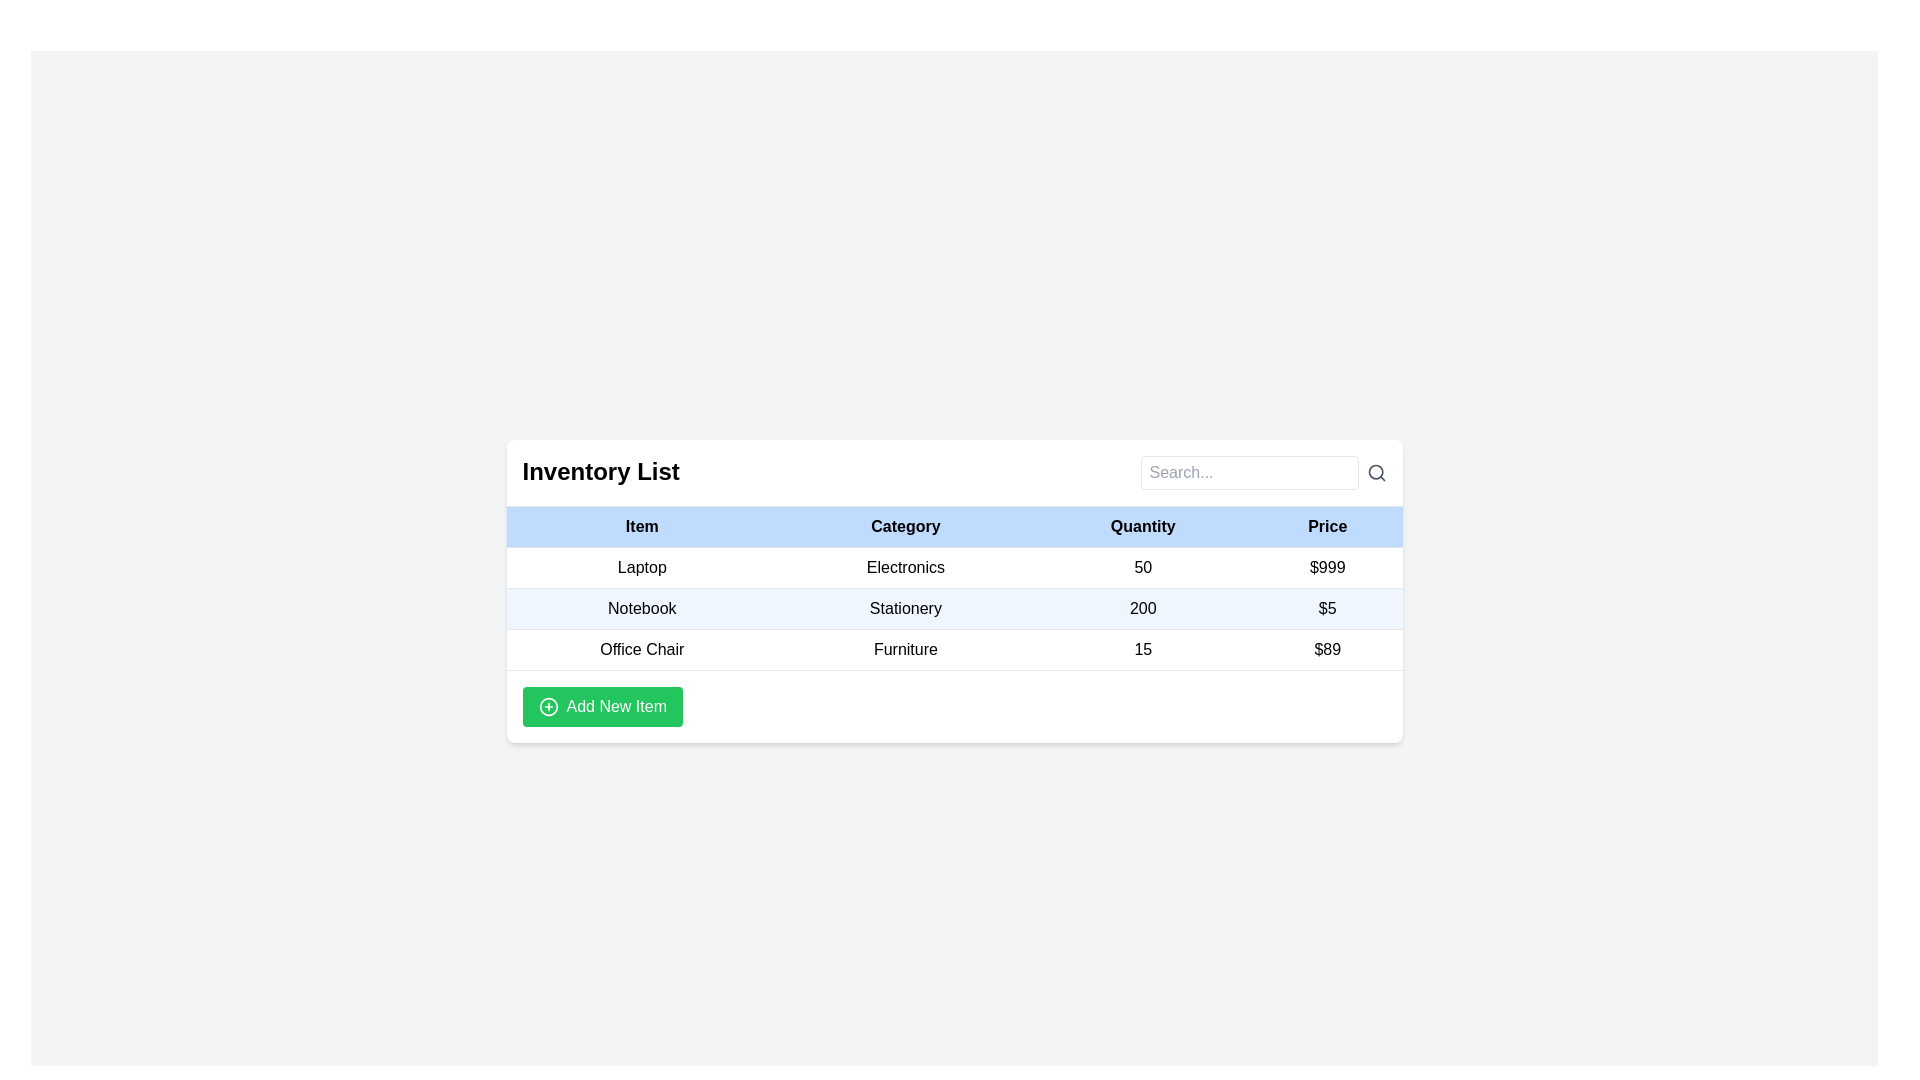 The width and height of the screenshot is (1920, 1080). I want to click on text content of the 'Electronics' label, which is a black text on a white background, located in the second column of the first data row of the inventory table, so click(904, 567).